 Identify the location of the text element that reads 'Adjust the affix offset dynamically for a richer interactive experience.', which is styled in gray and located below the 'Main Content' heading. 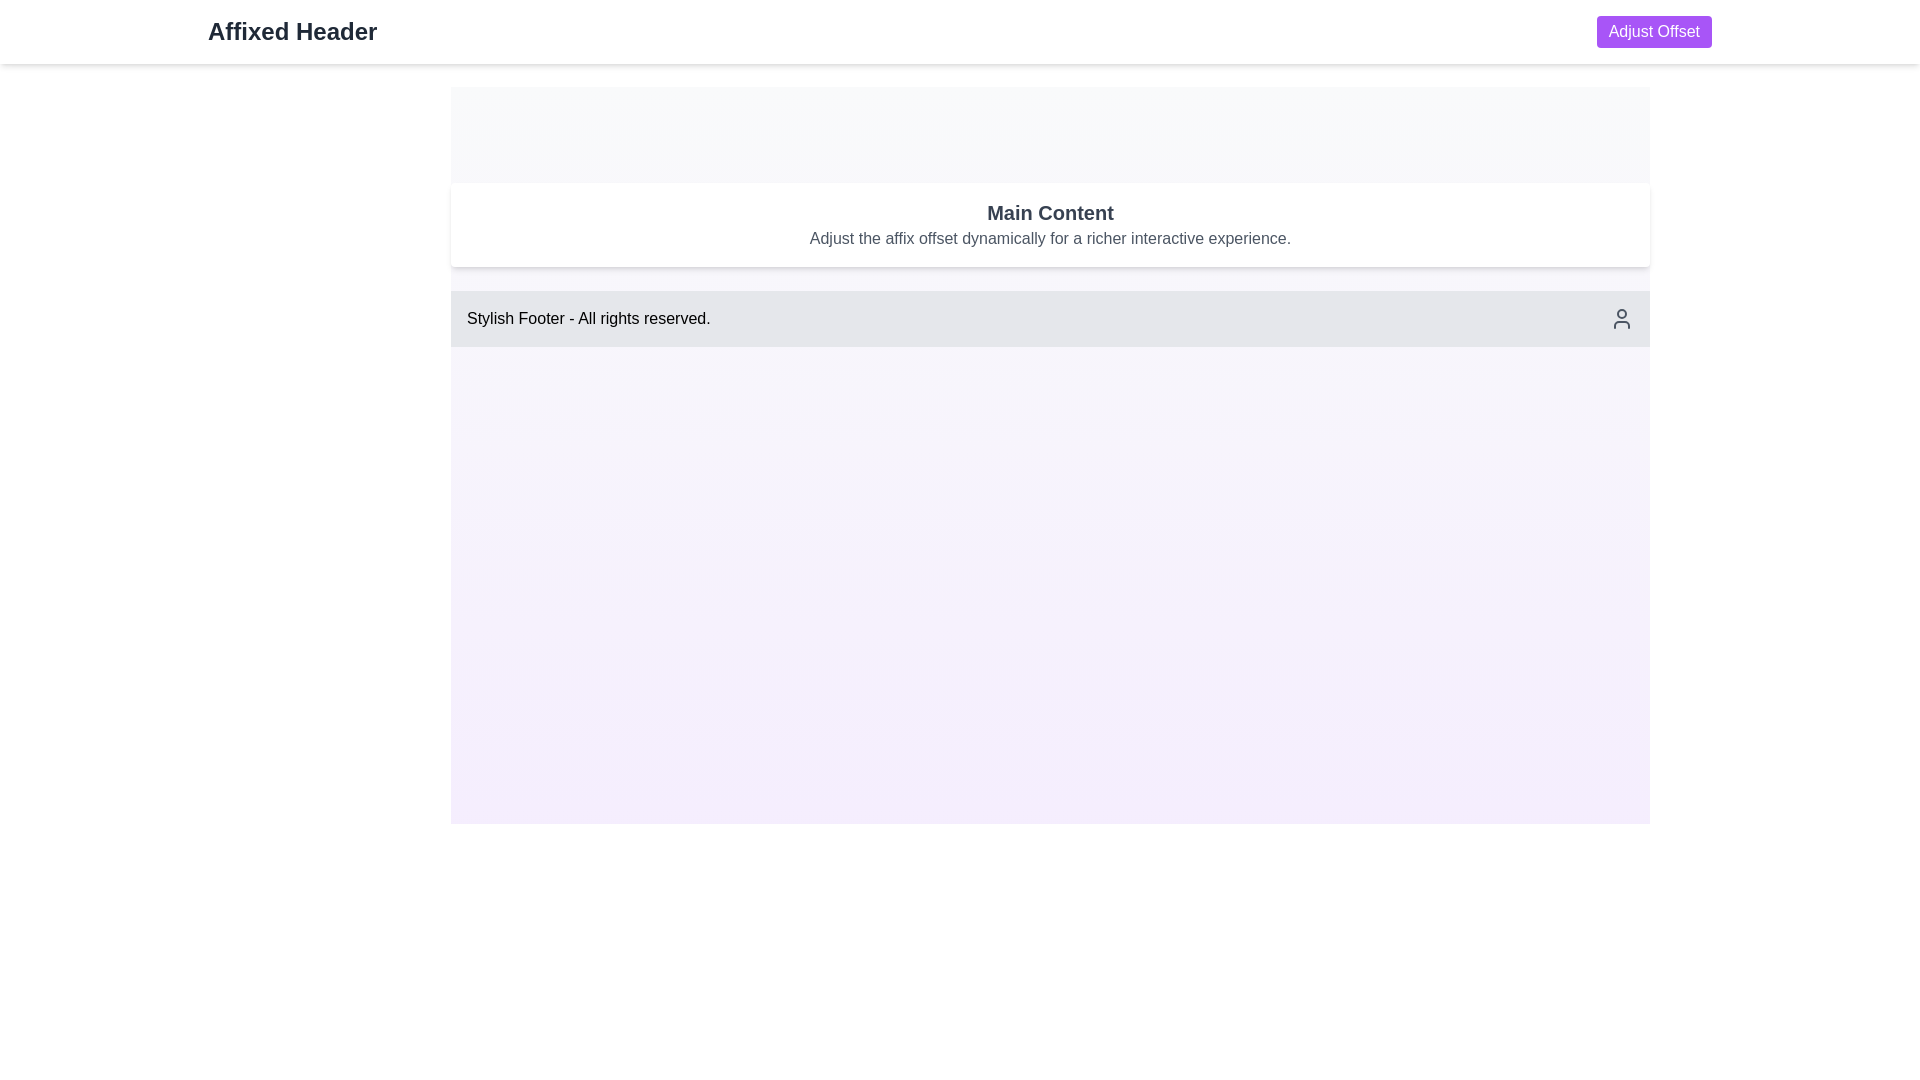
(1049, 238).